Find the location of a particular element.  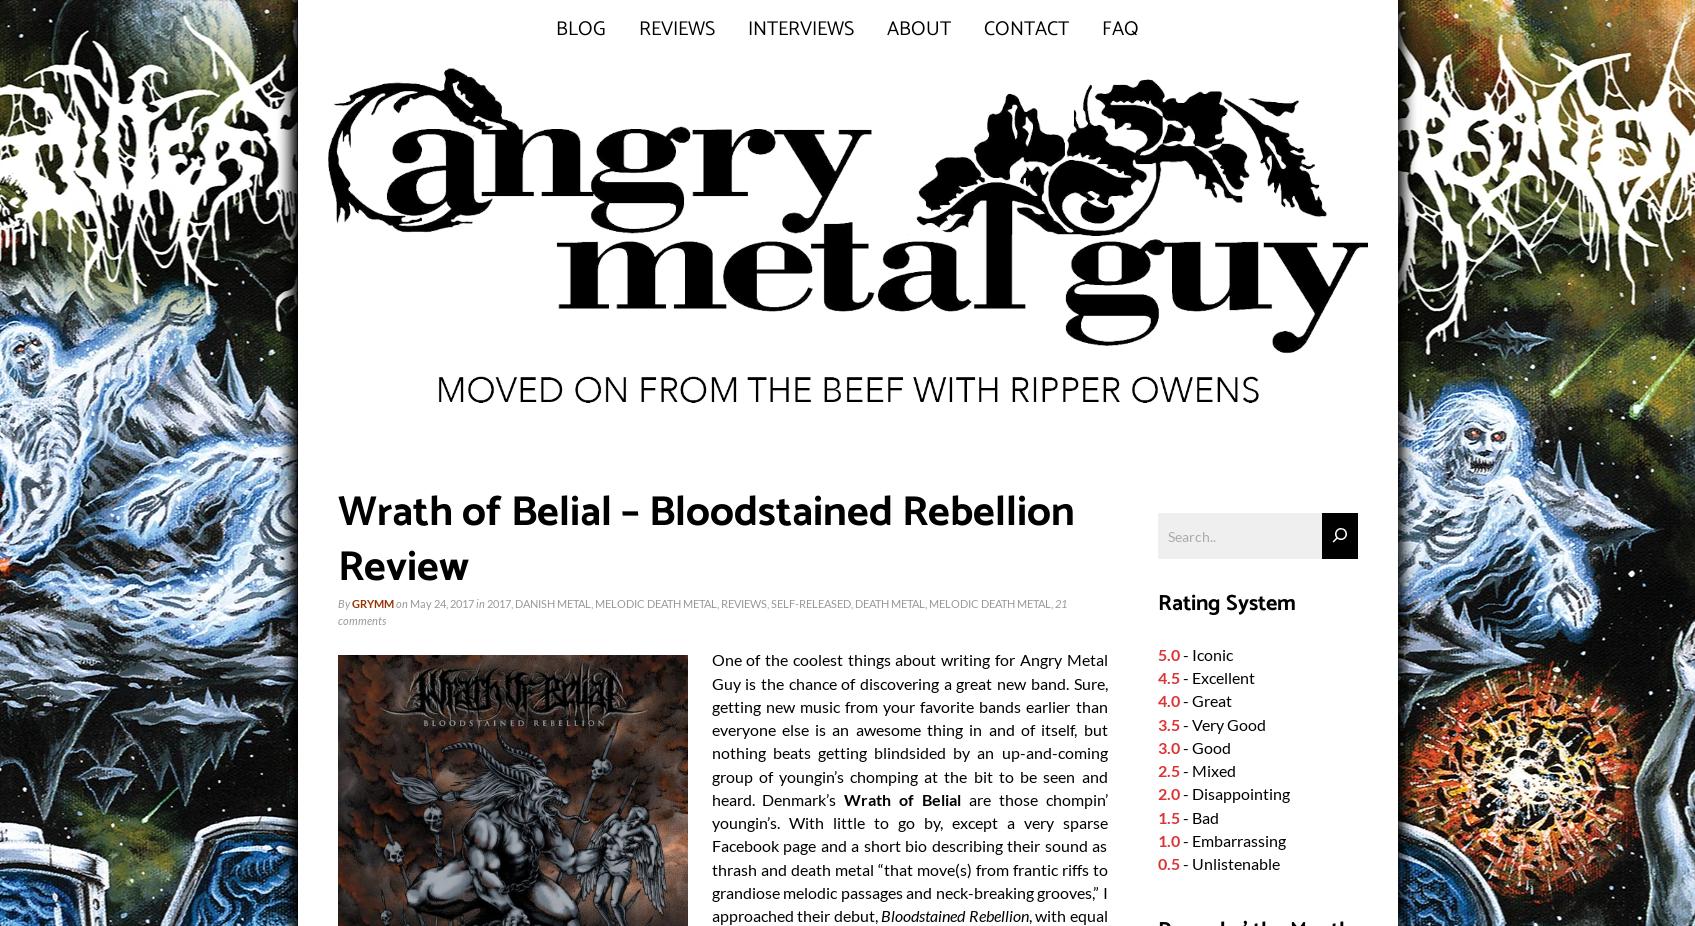

'Angry Metal Guy' is located at coordinates (908, 670).